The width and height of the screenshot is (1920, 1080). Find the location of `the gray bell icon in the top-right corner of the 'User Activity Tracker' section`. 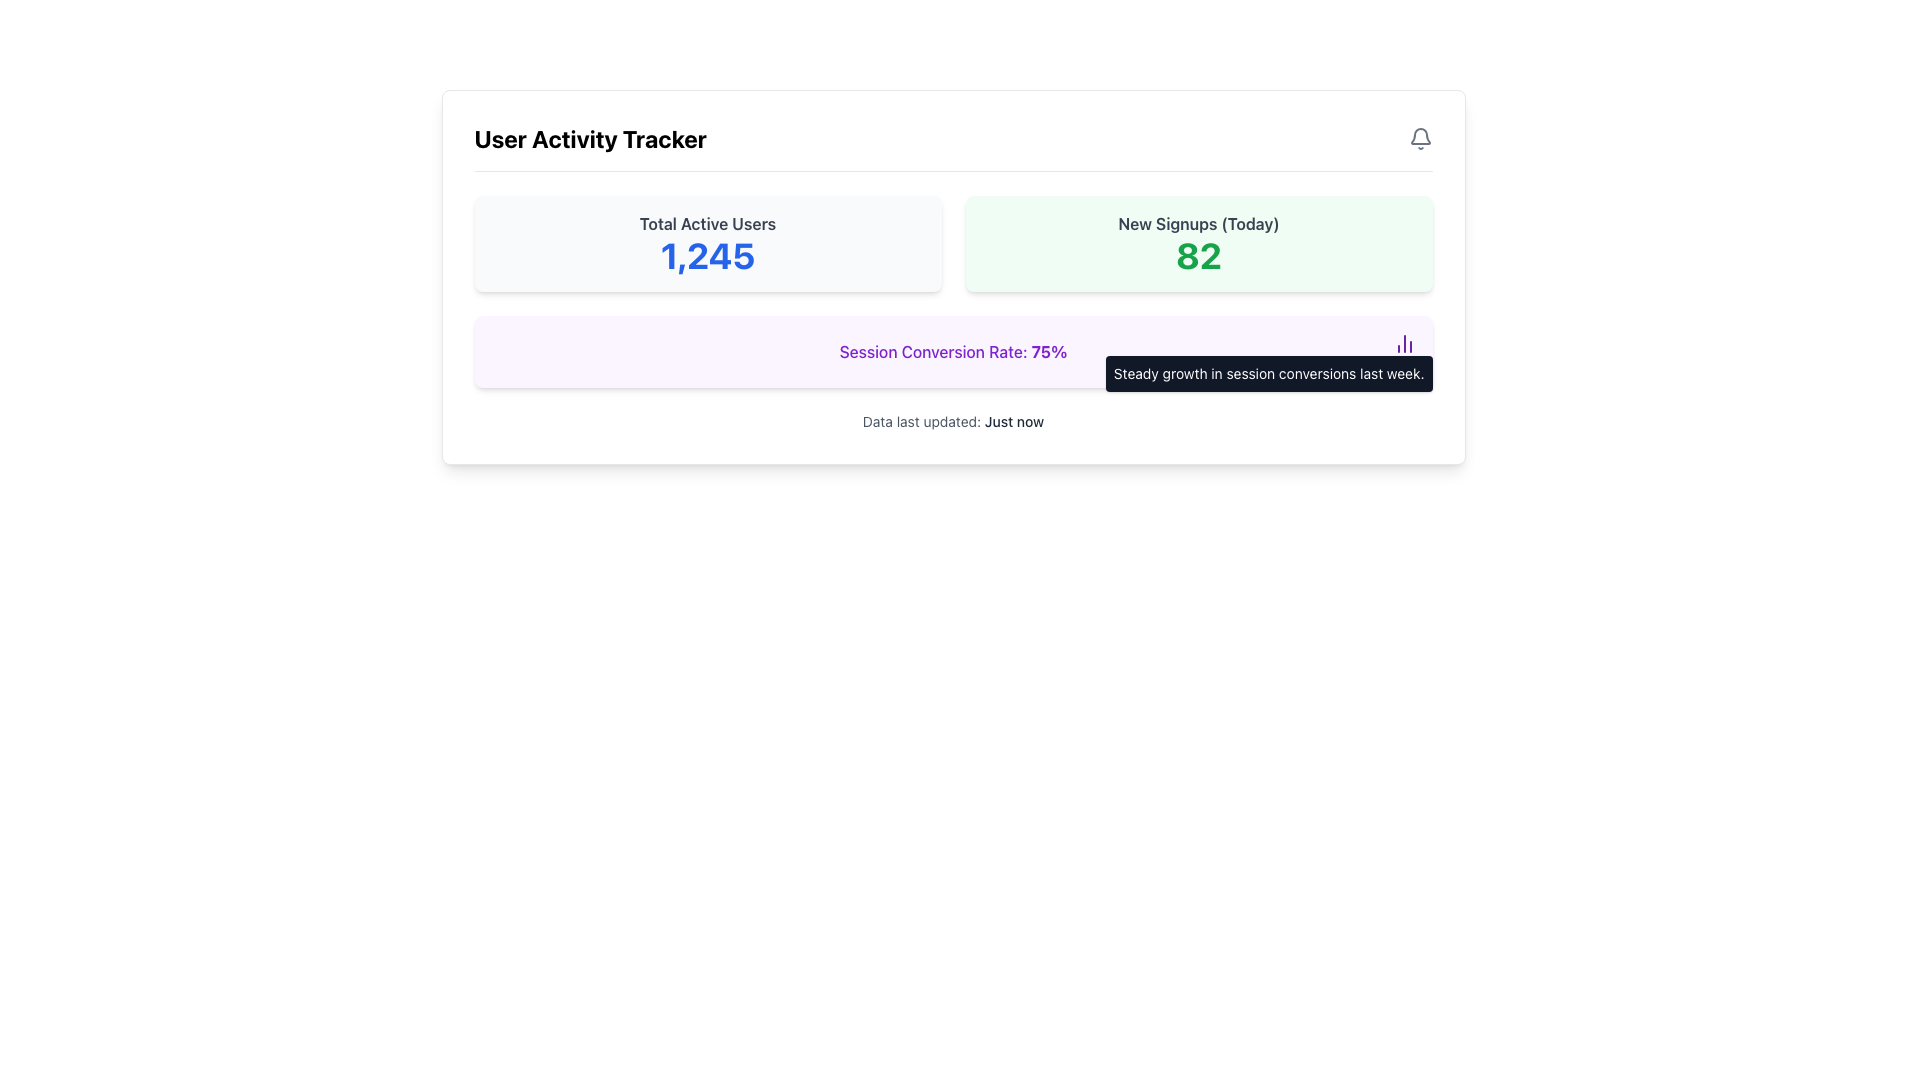

the gray bell icon in the top-right corner of the 'User Activity Tracker' section is located at coordinates (1419, 137).